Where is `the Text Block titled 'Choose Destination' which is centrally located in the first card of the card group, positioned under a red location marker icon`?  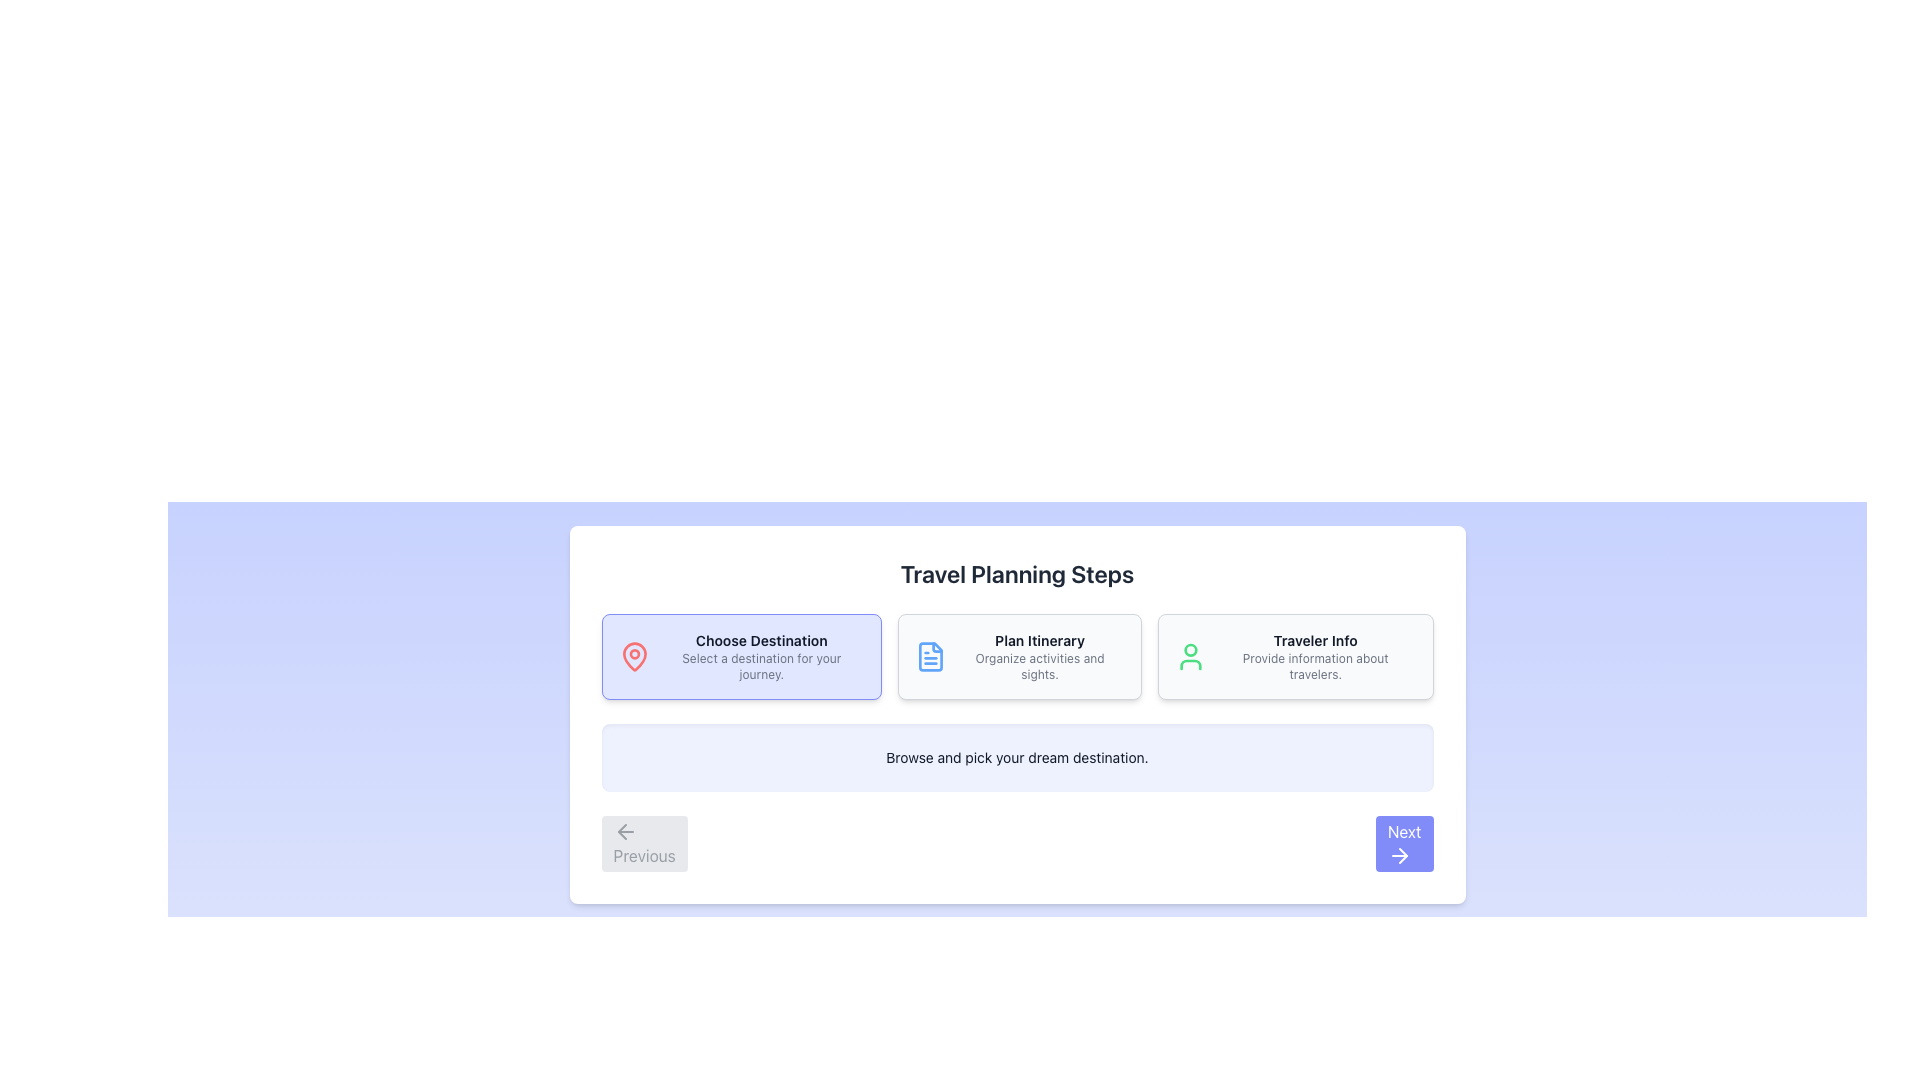 the Text Block titled 'Choose Destination' which is centrally located in the first card of the card group, positioned under a red location marker icon is located at coordinates (760, 656).